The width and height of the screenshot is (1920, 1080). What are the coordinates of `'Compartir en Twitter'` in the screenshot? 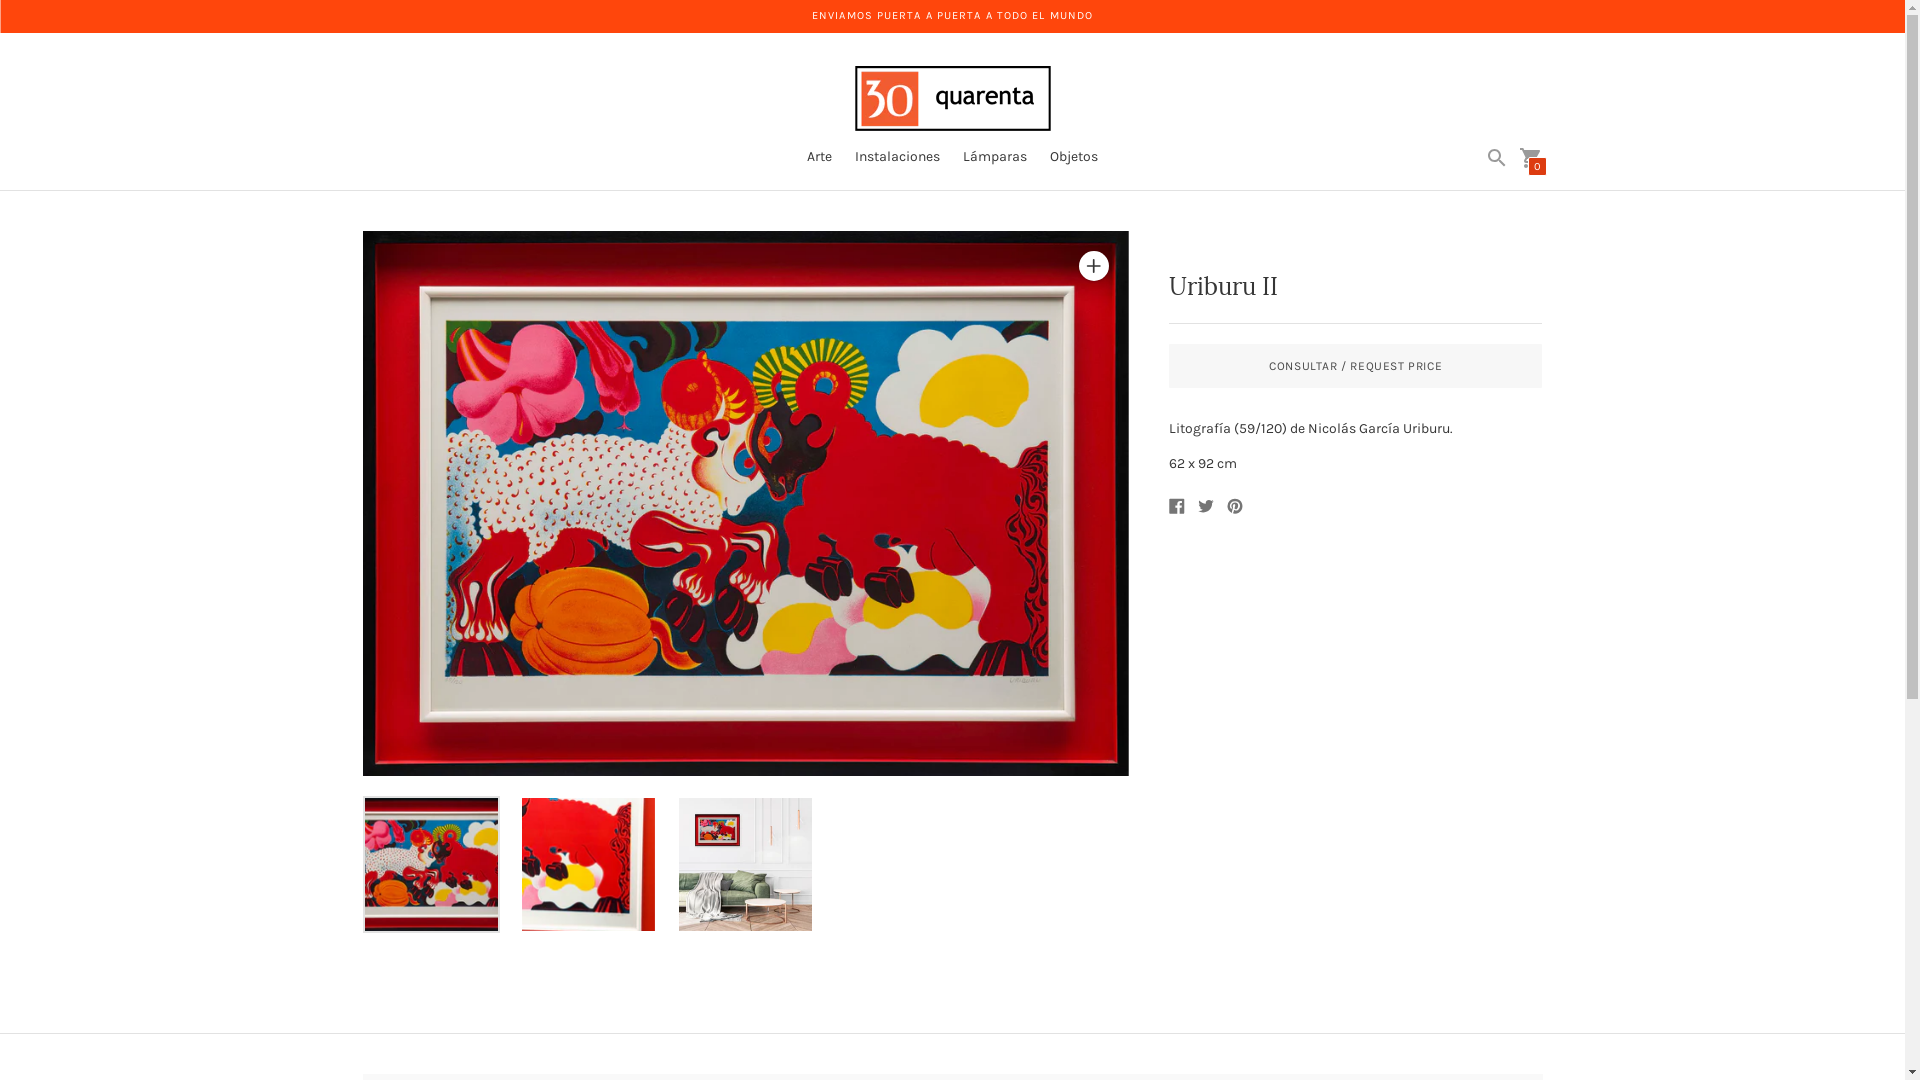 It's located at (1204, 504).